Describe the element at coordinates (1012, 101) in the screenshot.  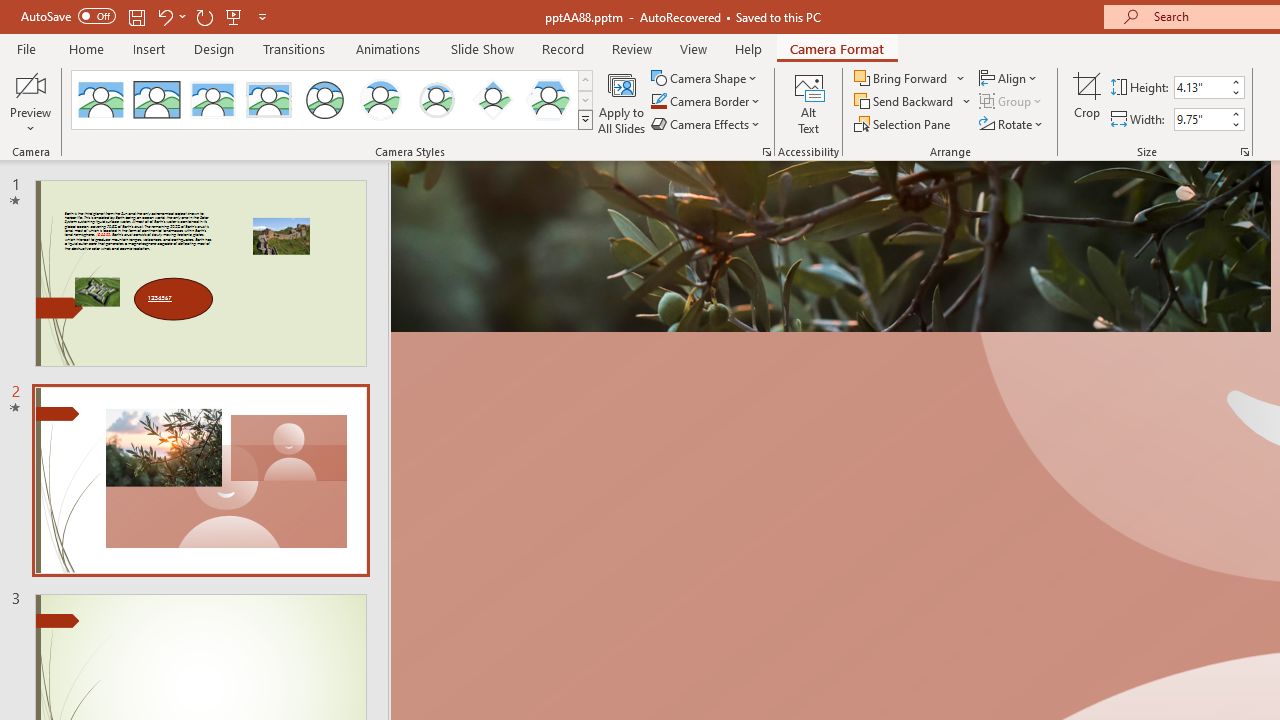
I see `'Group'` at that location.